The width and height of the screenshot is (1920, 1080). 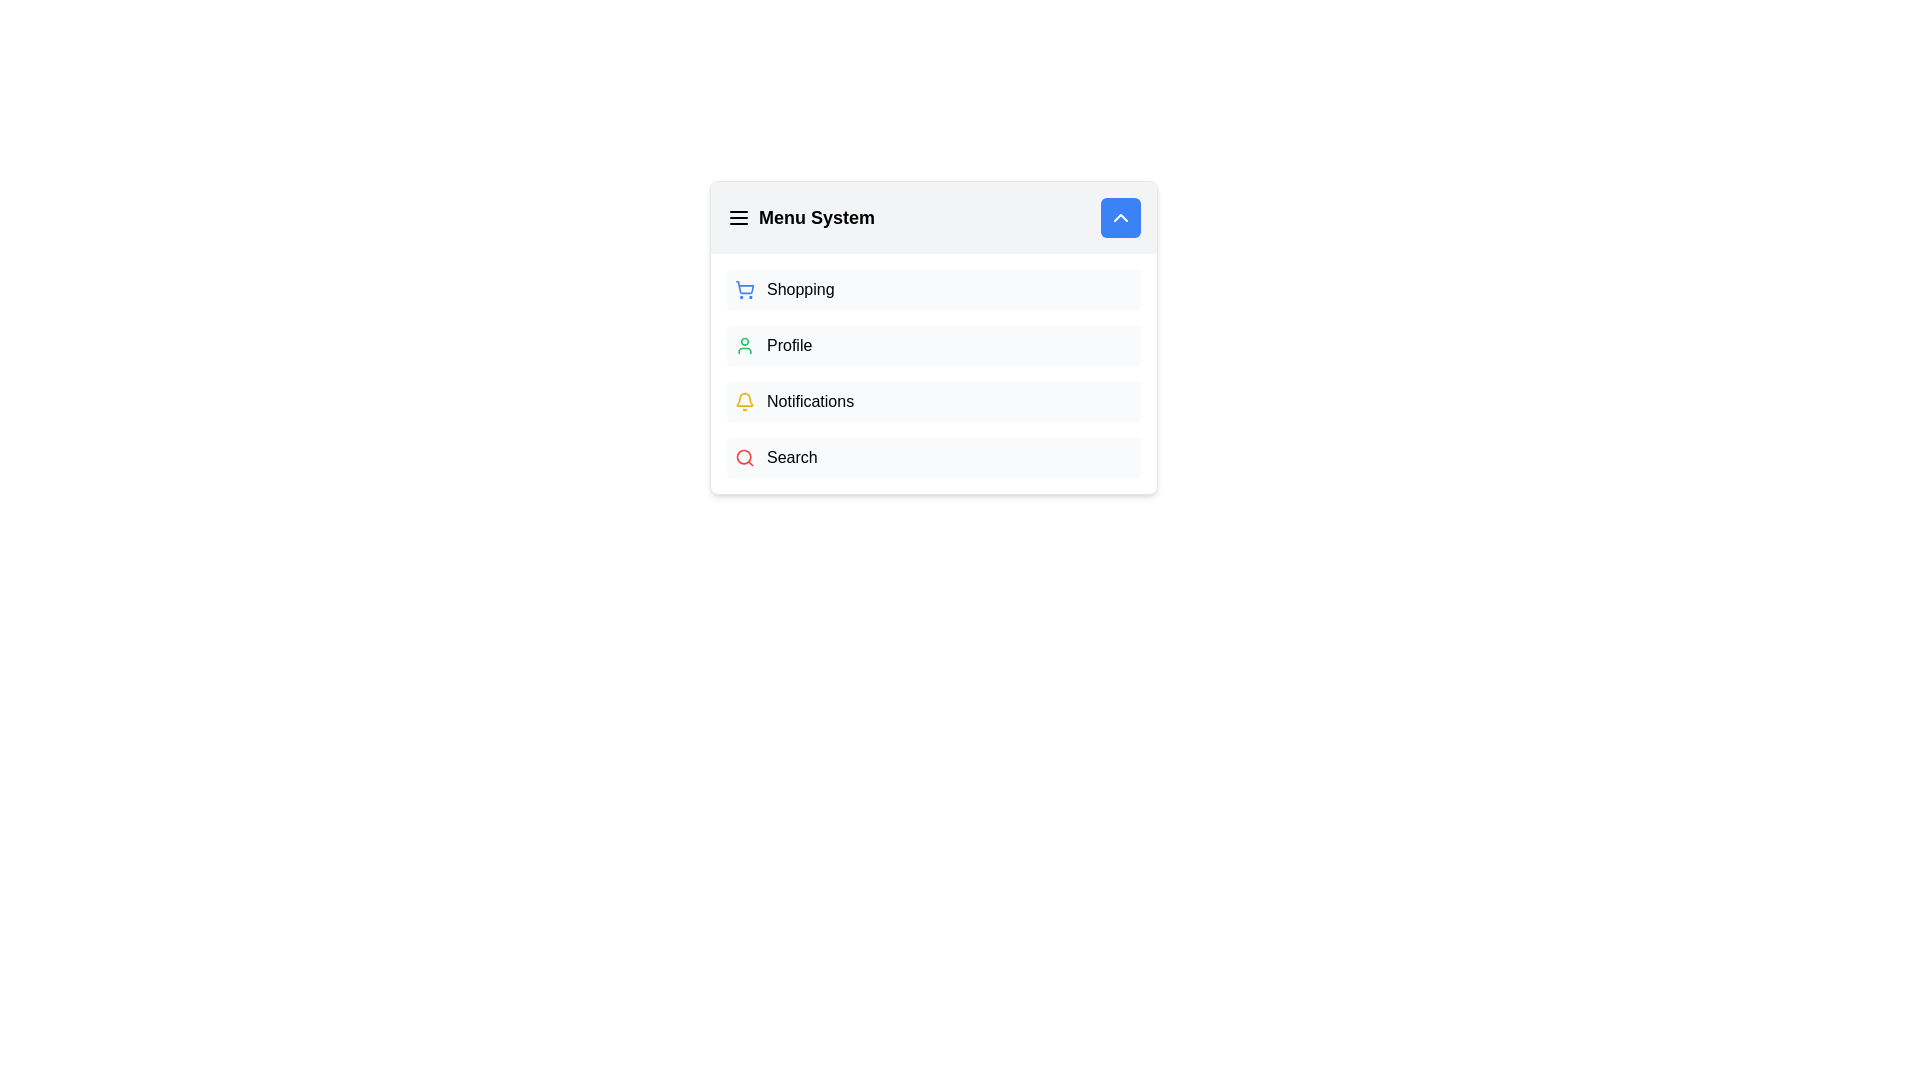 I want to click on the fourth button in the vertical menu list, located beneath the 'Notifications' button, so click(x=933, y=458).